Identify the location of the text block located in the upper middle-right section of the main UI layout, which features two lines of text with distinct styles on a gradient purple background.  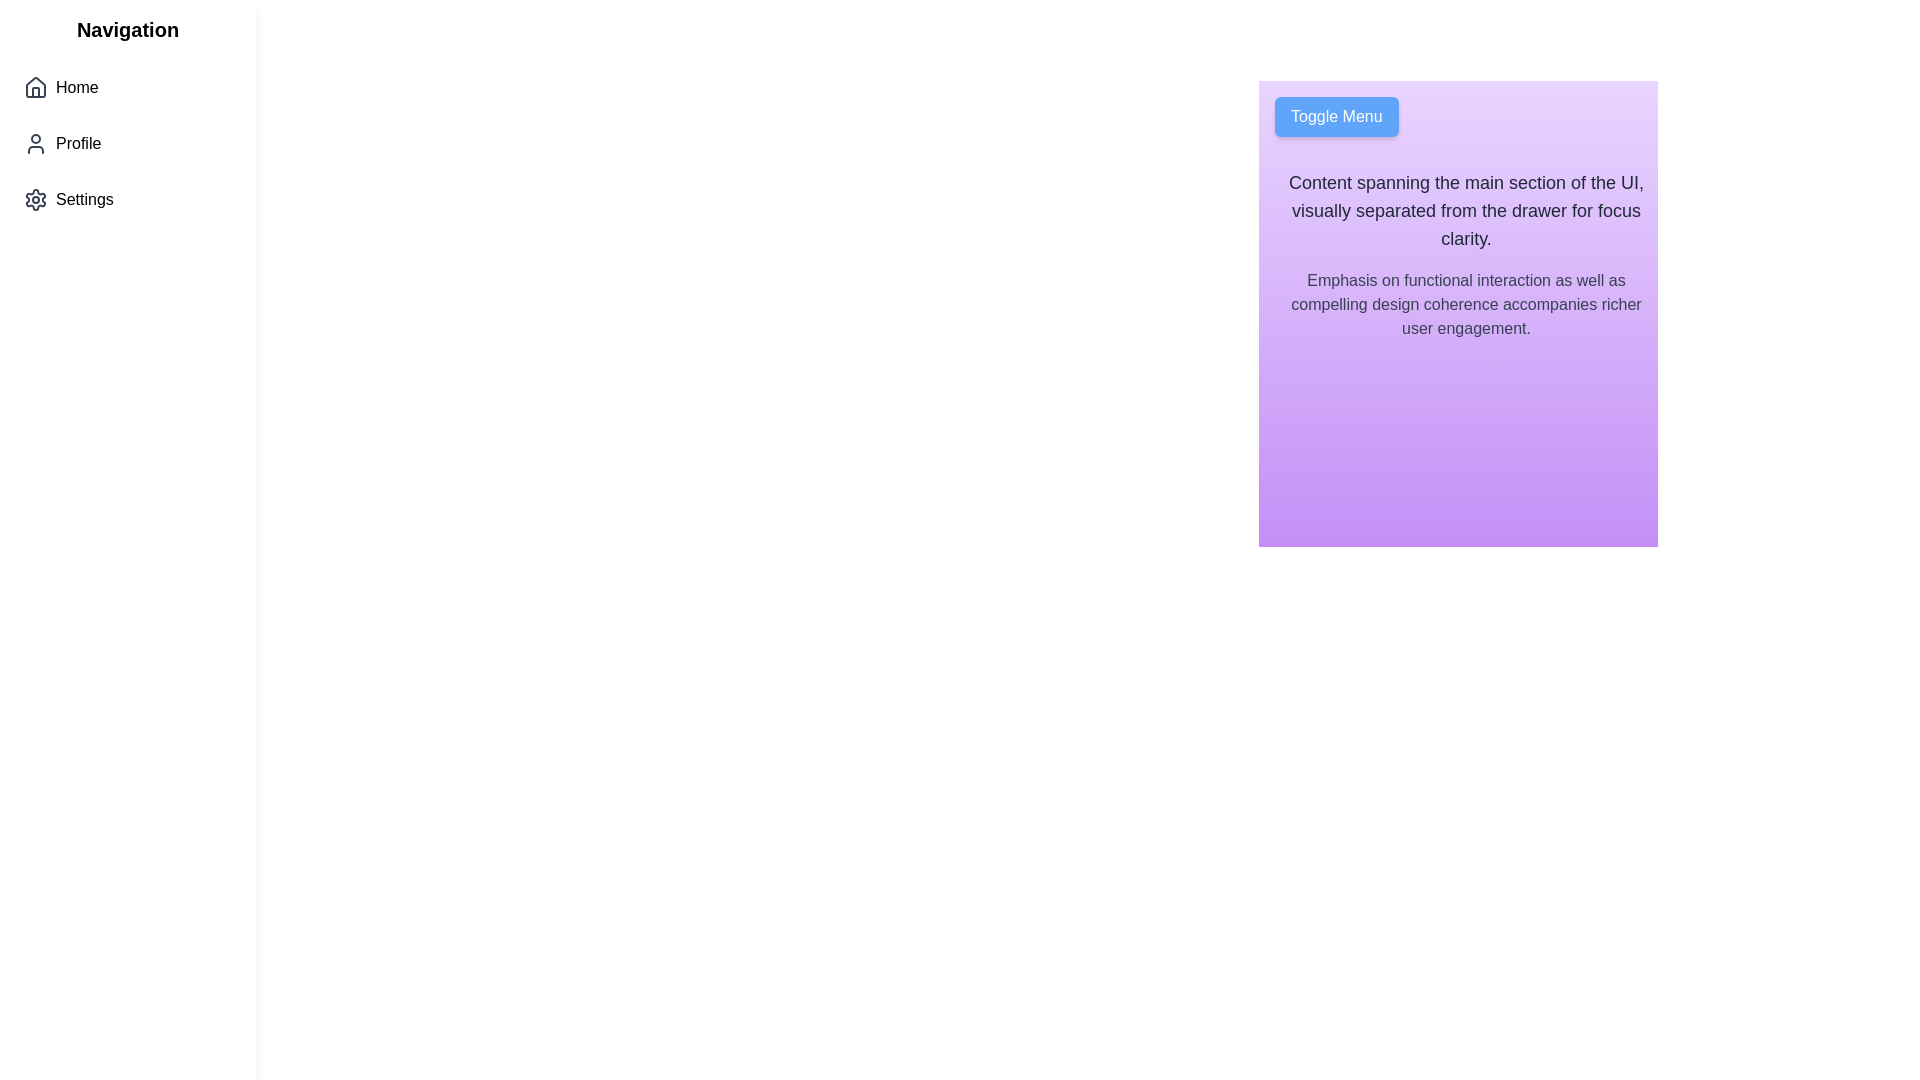
(1466, 253).